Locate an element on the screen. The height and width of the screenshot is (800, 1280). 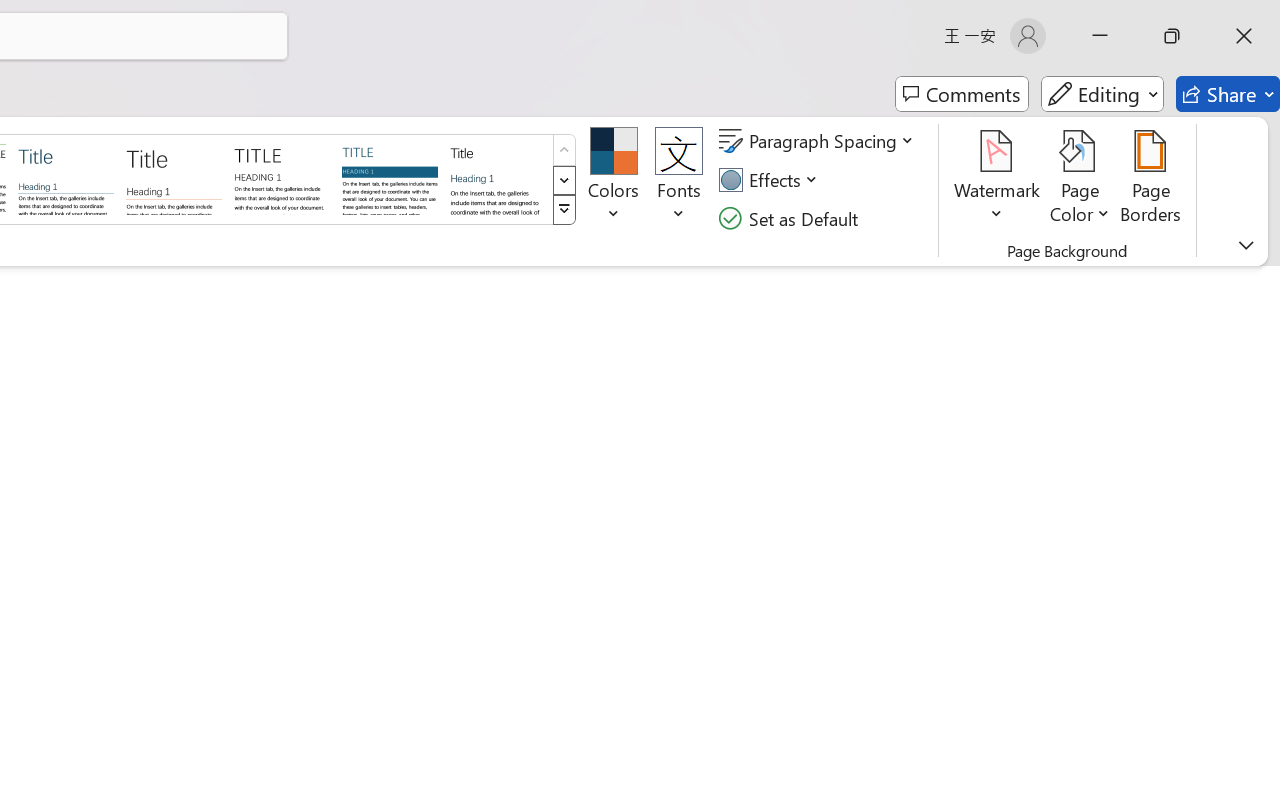
'Watermark' is located at coordinates (997, 179).